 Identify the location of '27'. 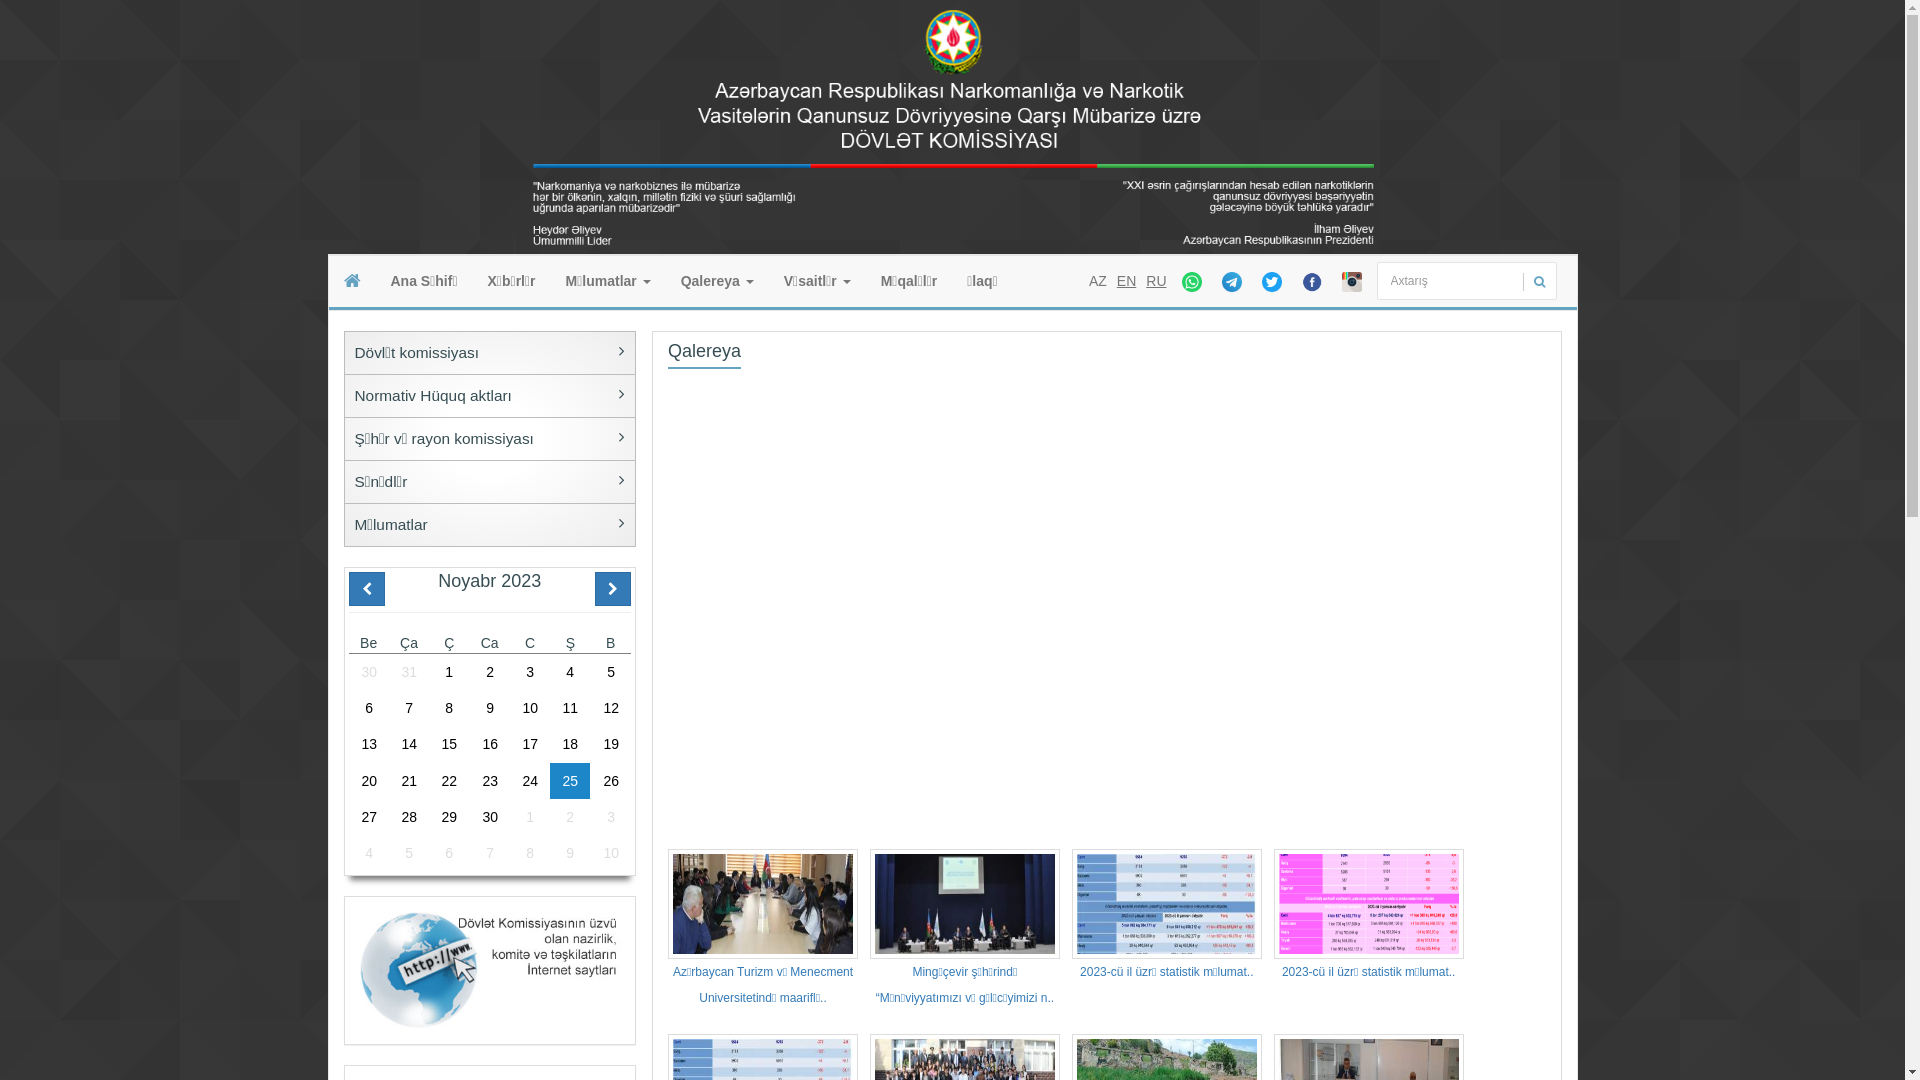
(368, 817).